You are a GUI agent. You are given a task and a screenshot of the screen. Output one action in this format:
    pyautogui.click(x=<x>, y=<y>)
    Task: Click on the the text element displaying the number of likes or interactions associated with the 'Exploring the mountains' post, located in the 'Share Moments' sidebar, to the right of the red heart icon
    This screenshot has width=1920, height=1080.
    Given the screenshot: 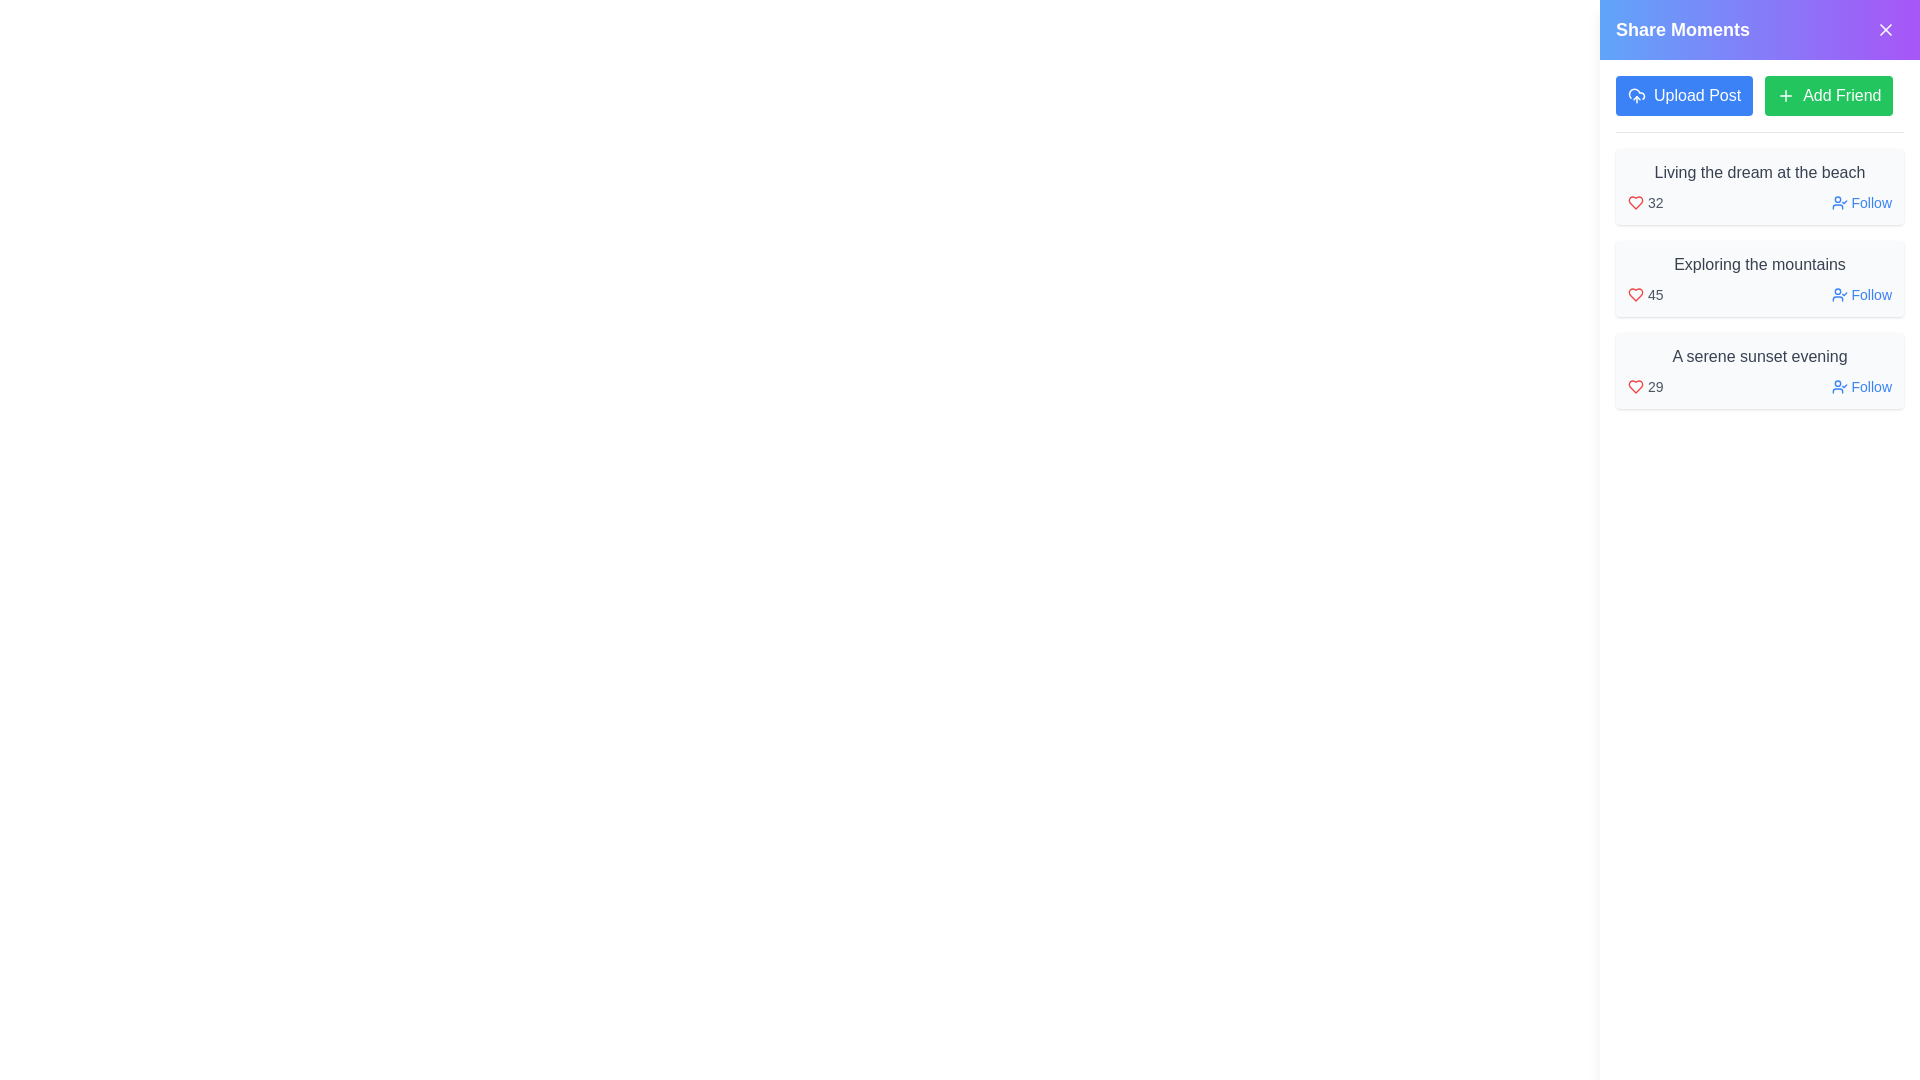 What is the action you would take?
    pyautogui.click(x=1645, y=294)
    